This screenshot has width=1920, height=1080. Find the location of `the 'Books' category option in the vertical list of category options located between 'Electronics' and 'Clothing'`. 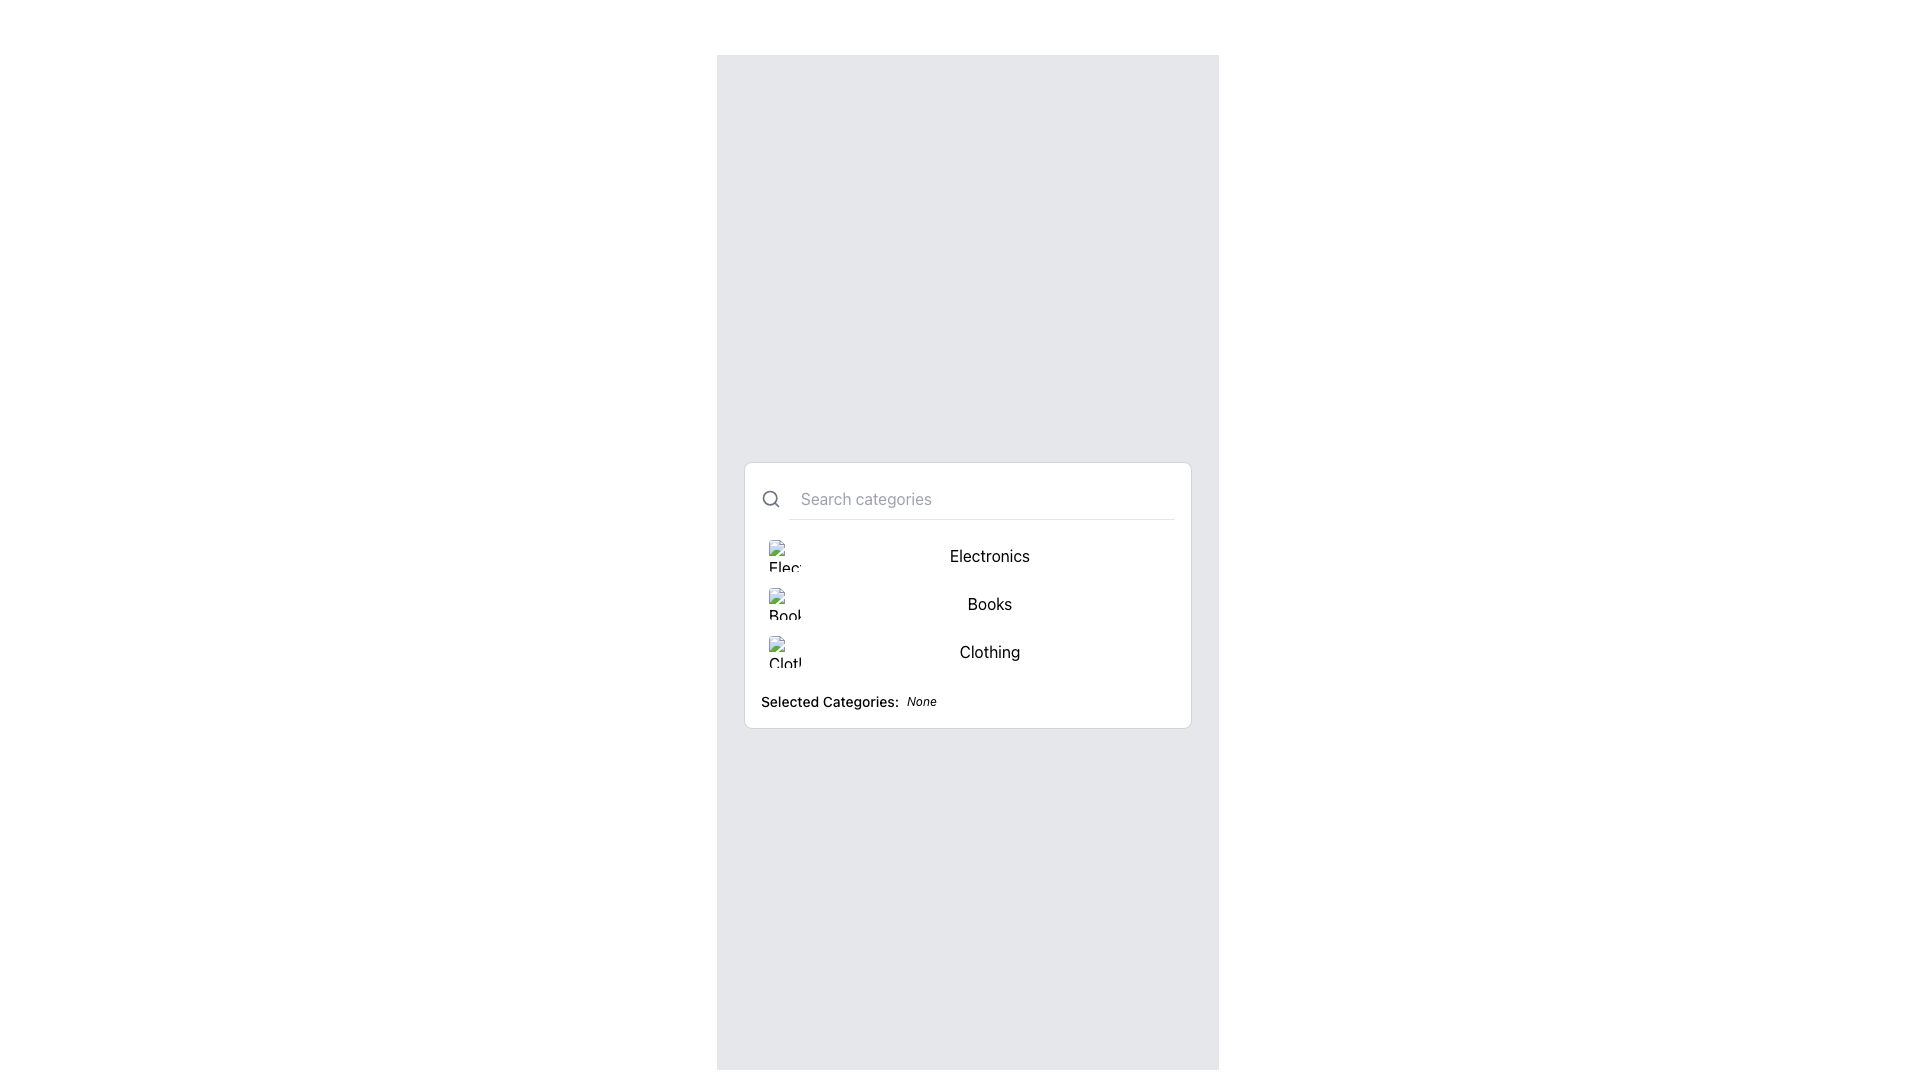

the 'Books' category option in the vertical list of category options located between 'Electronics' and 'Clothing' is located at coordinates (968, 593).